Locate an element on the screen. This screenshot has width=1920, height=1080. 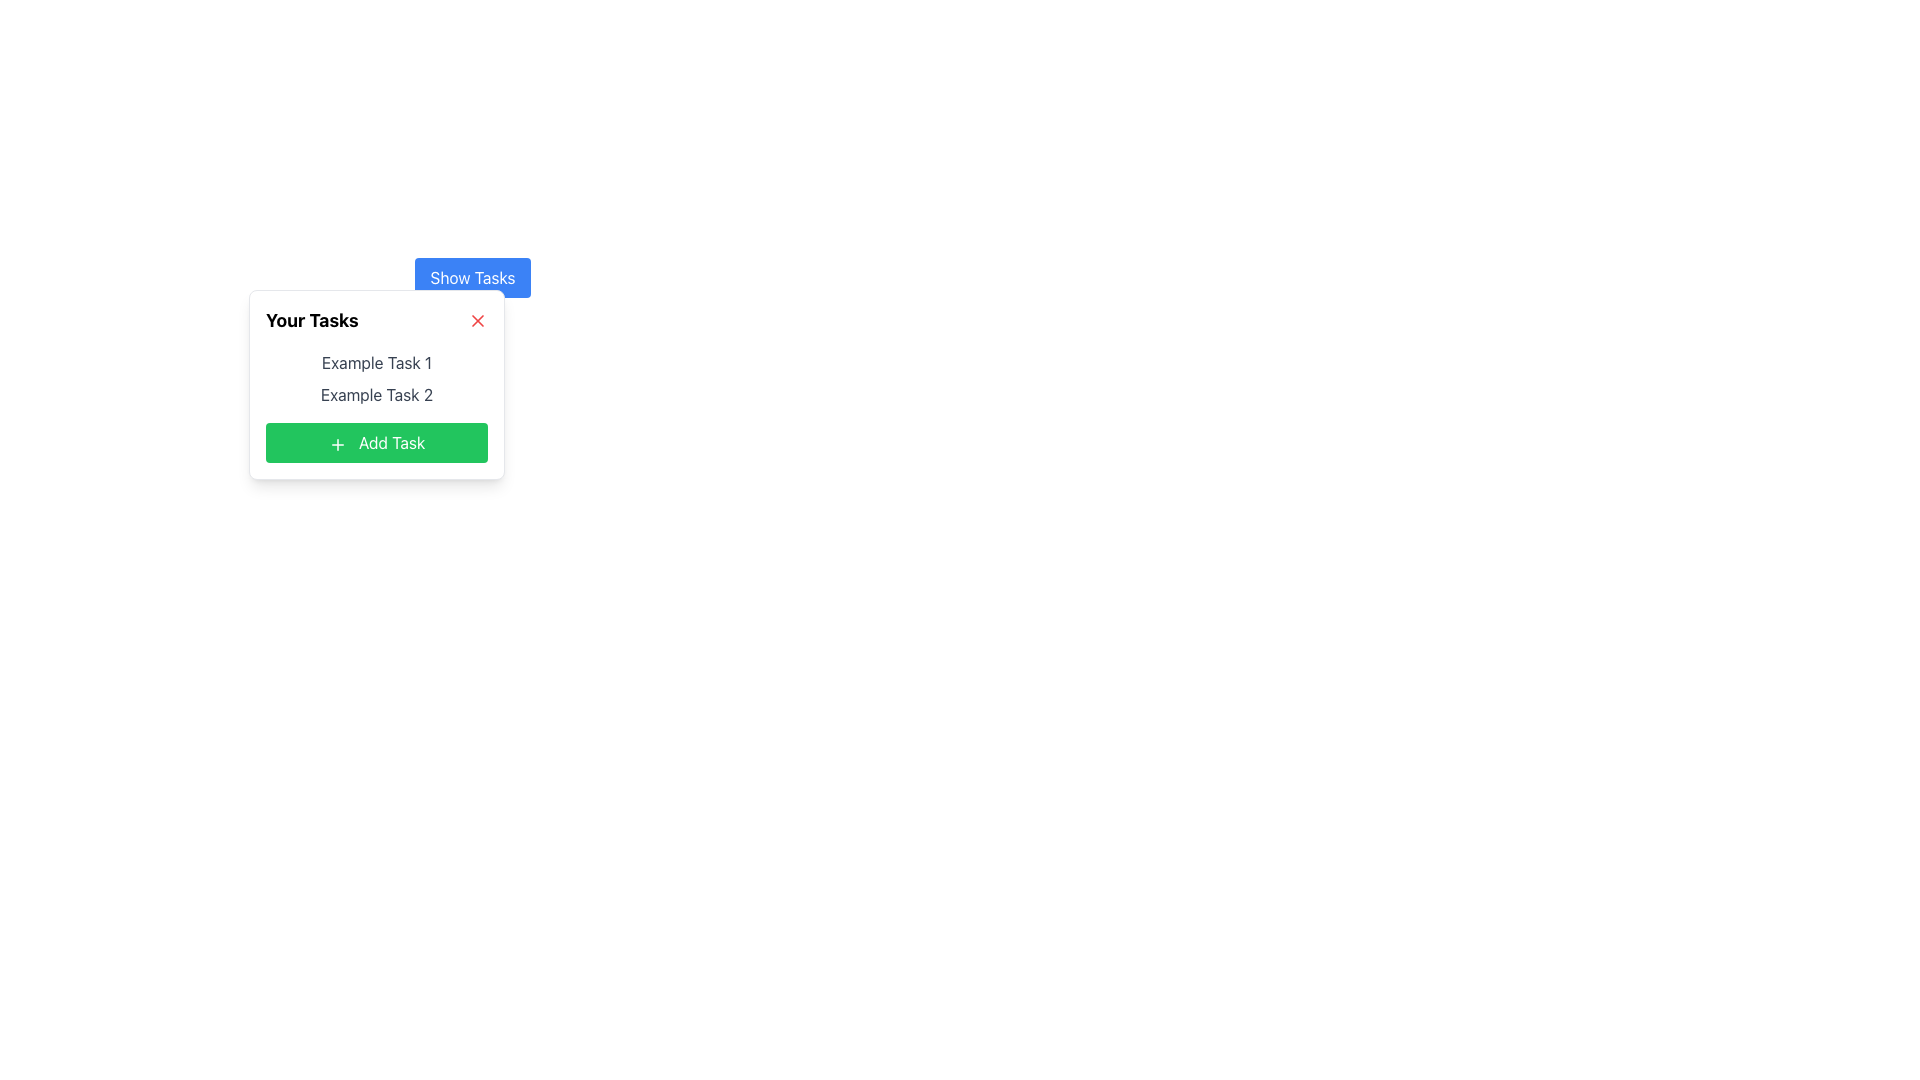
the static text label 'Example Task 2' which is styled in gray and is the second item in a task list is located at coordinates (377, 394).